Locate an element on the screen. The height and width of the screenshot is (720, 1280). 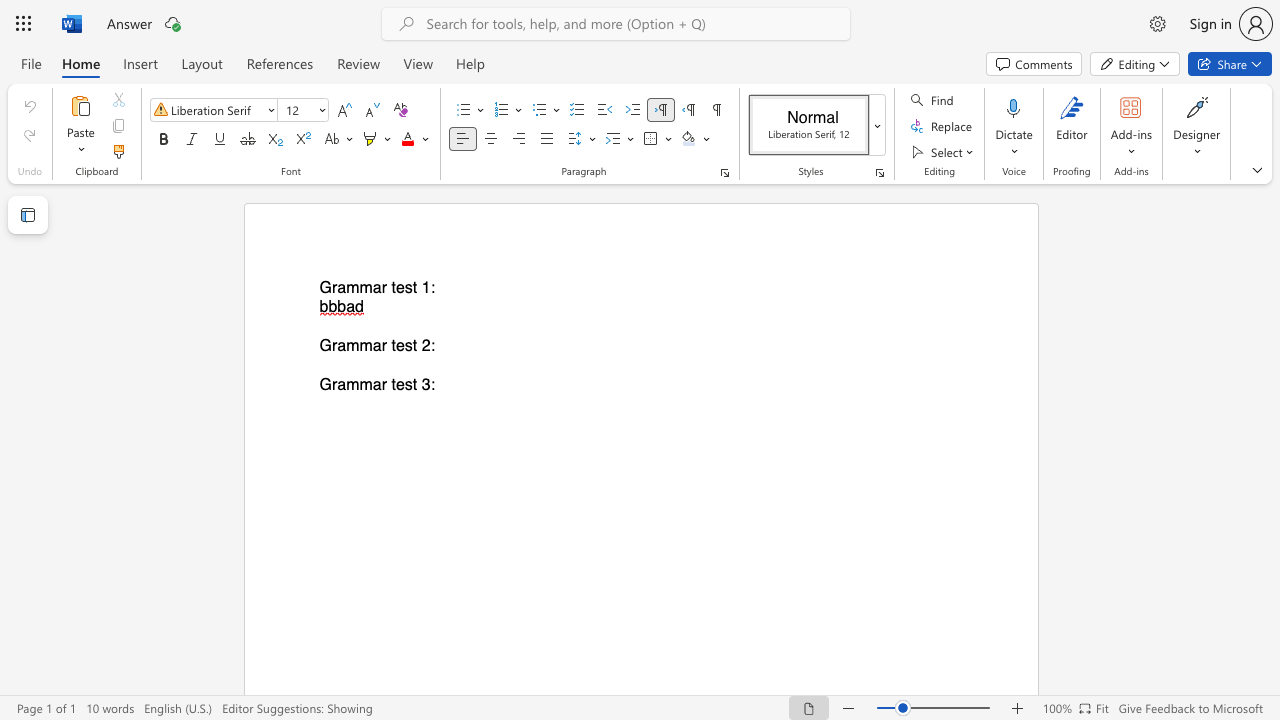
the subset text "amm" within the text "Grammar test 3:" is located at coordinates (337, 385).